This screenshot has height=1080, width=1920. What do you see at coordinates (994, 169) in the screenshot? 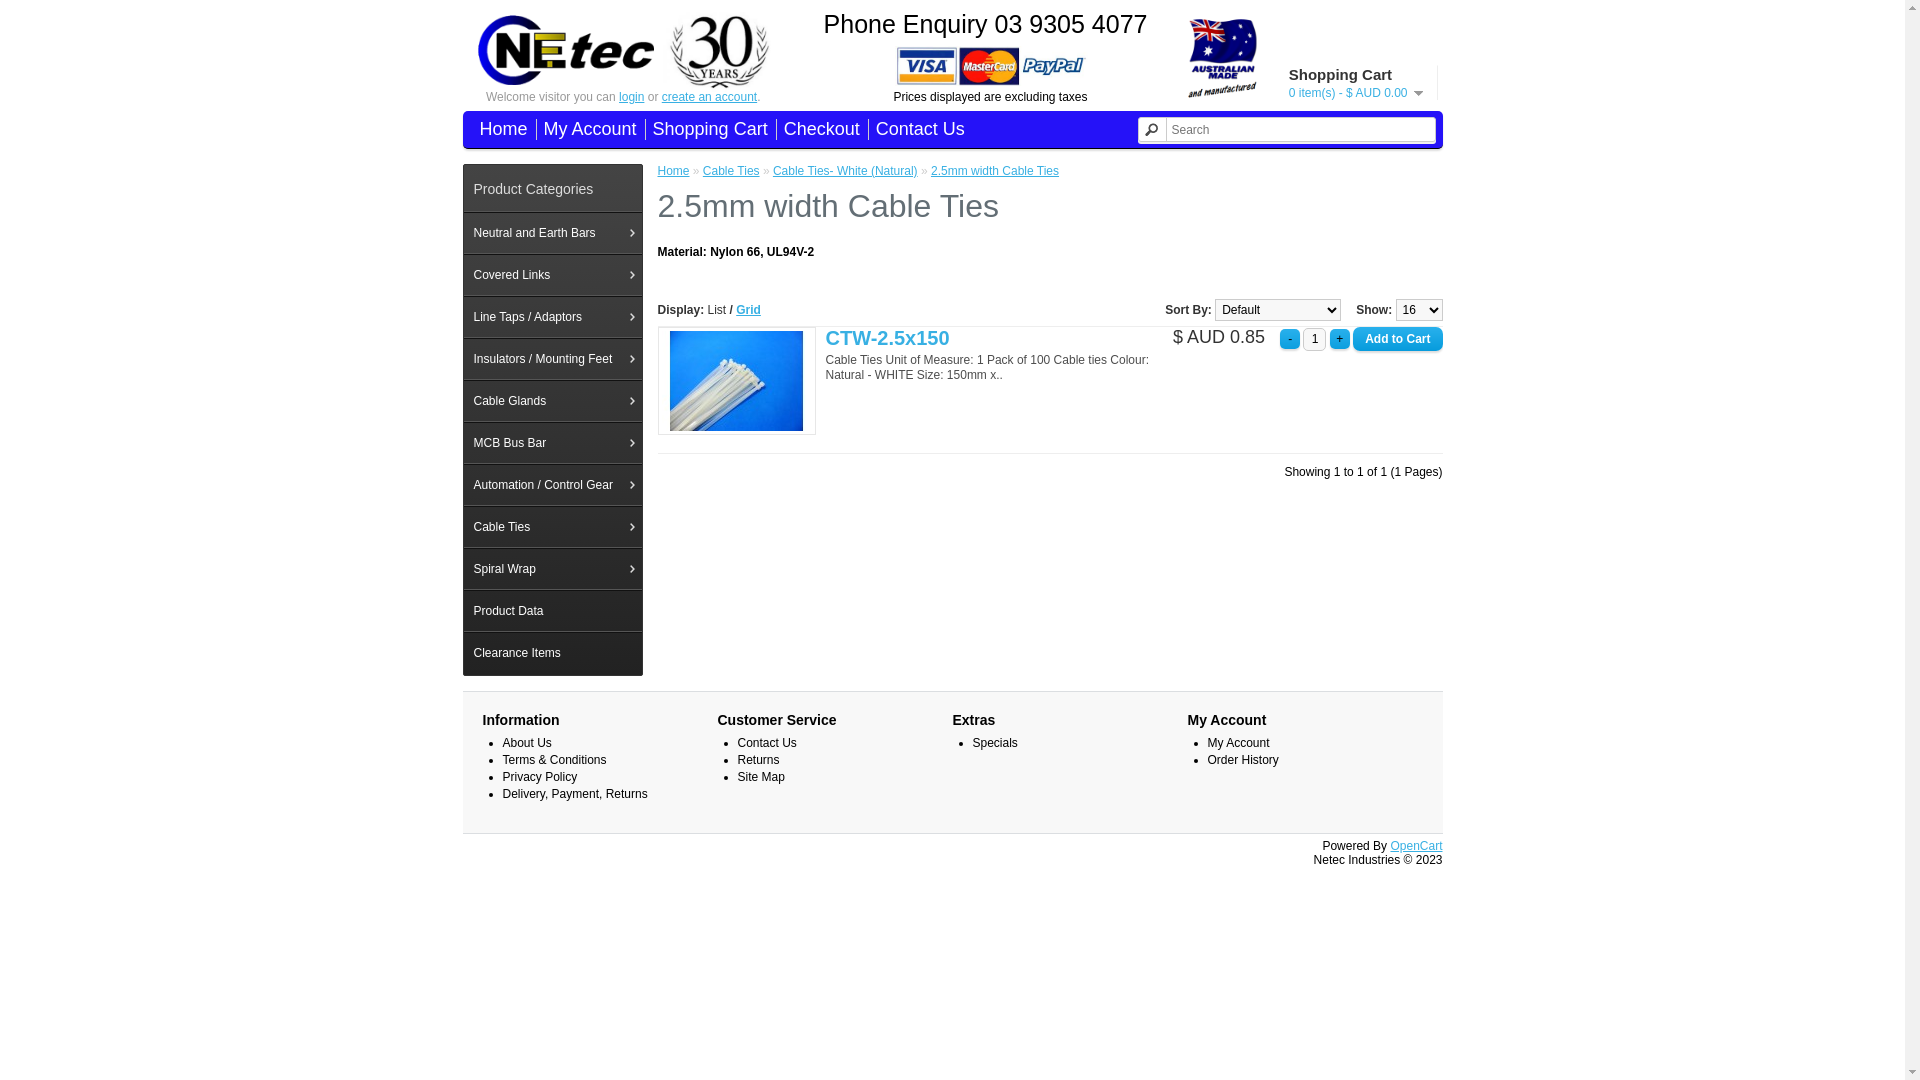
I see `'2.5mm width Cable Ties'` at bounding box center [994, 169].